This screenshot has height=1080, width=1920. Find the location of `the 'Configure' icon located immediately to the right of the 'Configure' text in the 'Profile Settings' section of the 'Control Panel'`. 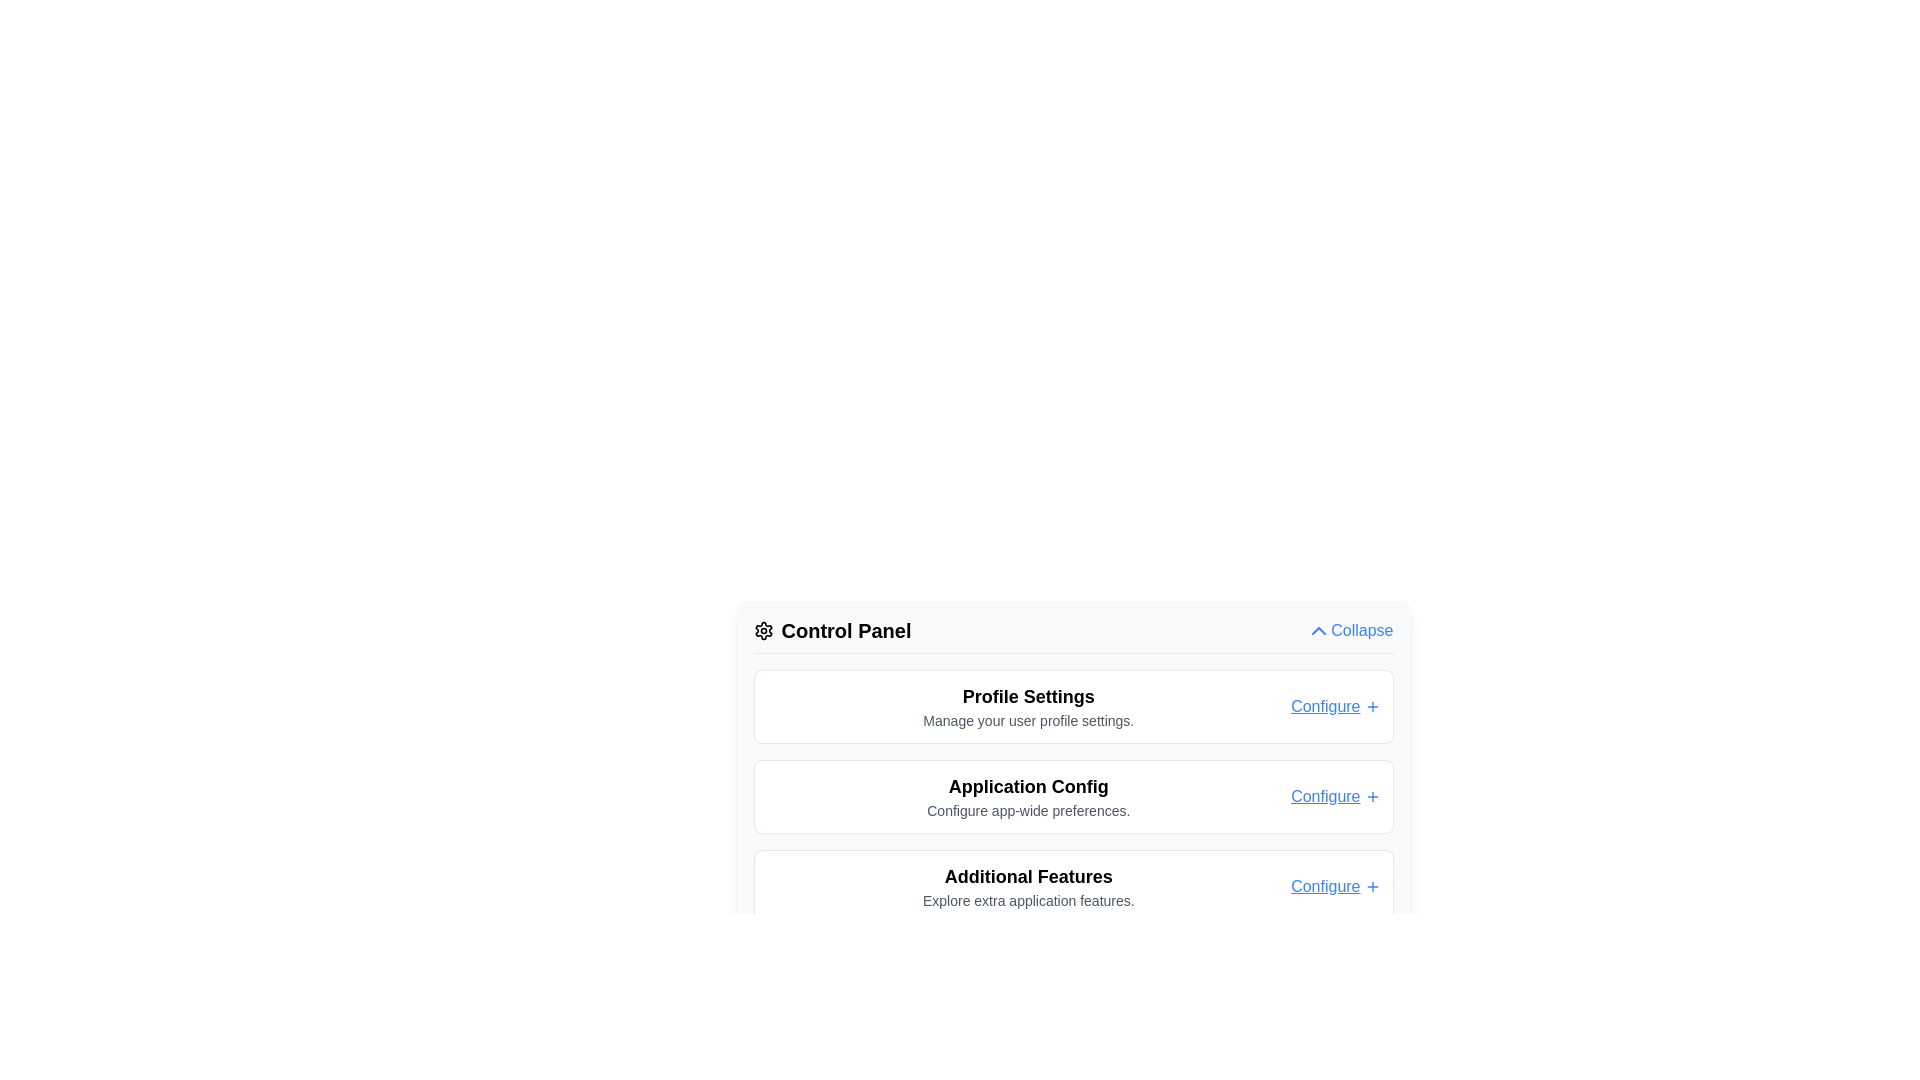

the 'Configure' icon located immediately to the right of the 'Configure' text in the 'Profile Settings' section of the 'Control Panel' is located at coordinates (1371, 705).